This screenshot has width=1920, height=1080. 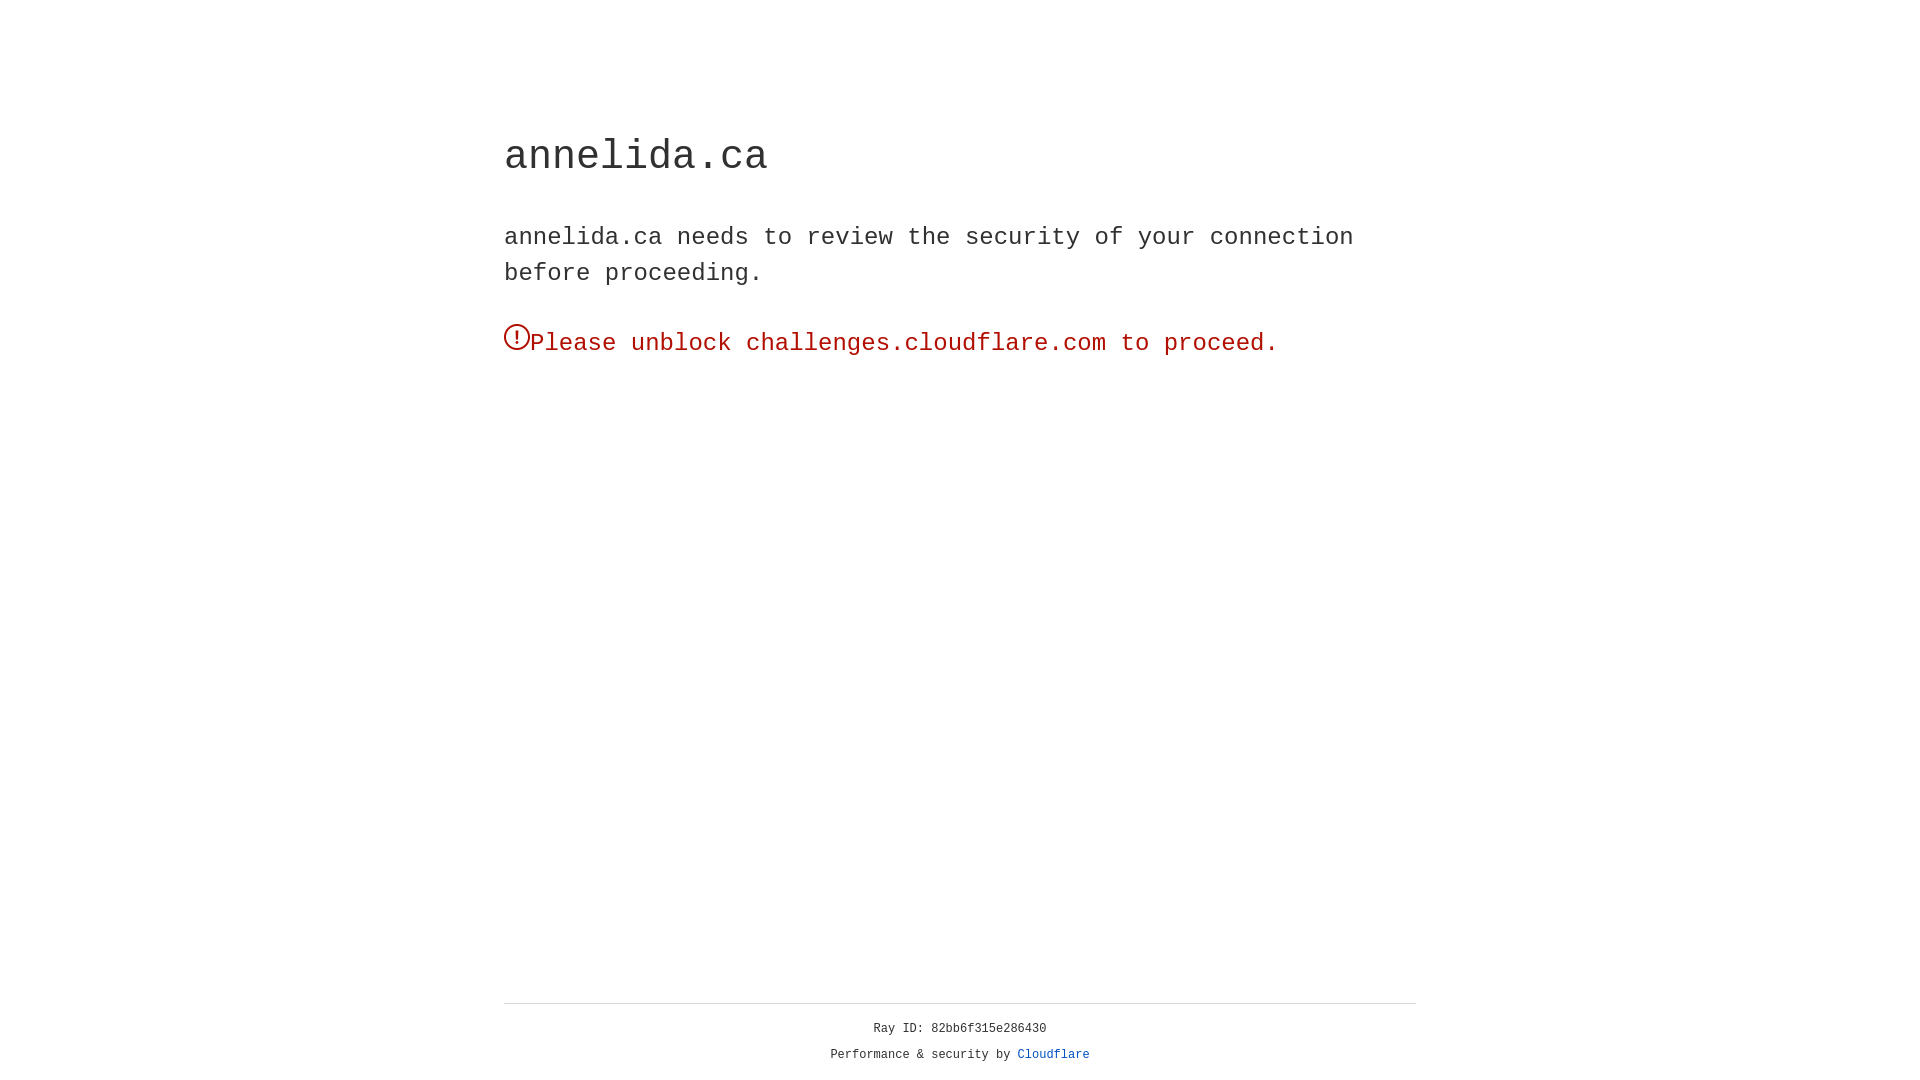 I want to click on 'Cloudflare', so click(x=1053, y=1054).